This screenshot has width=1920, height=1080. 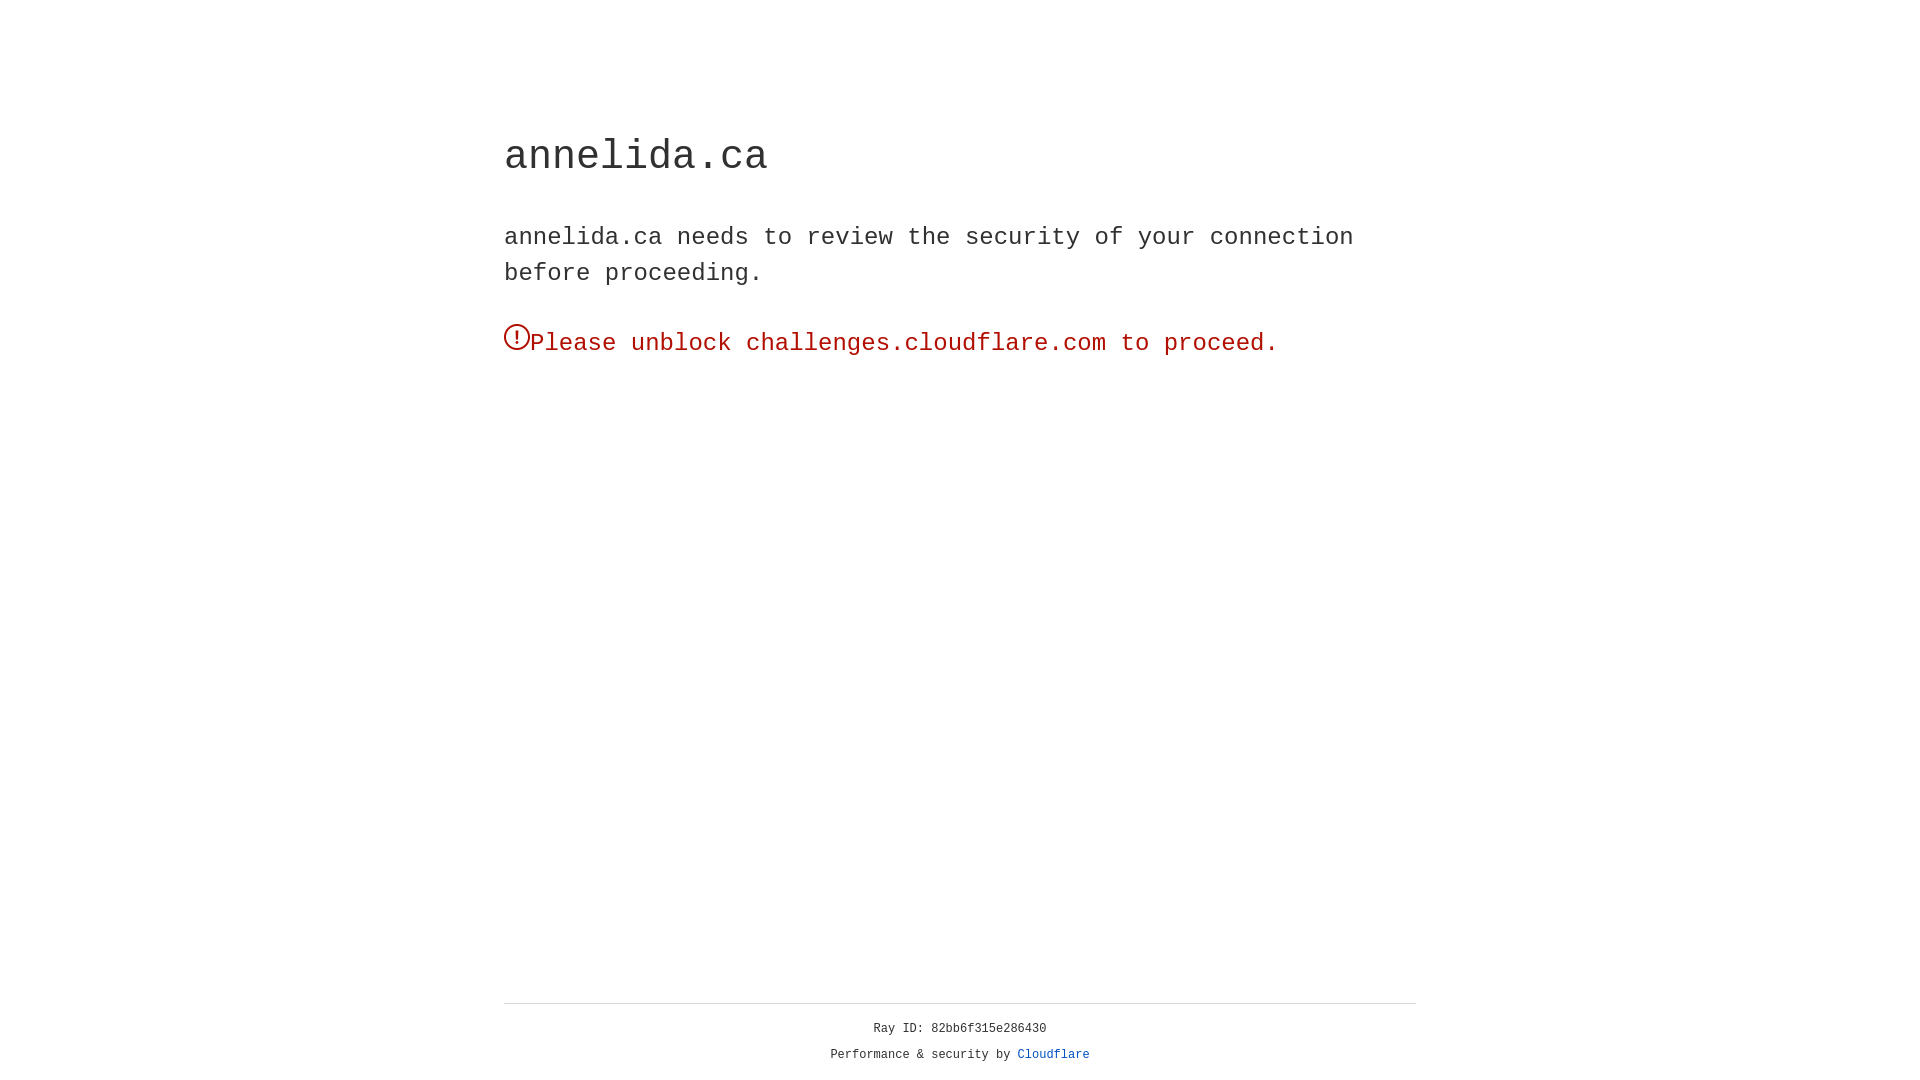 I want to click on 'Cloudflare', so click(x=1053, y=1054).